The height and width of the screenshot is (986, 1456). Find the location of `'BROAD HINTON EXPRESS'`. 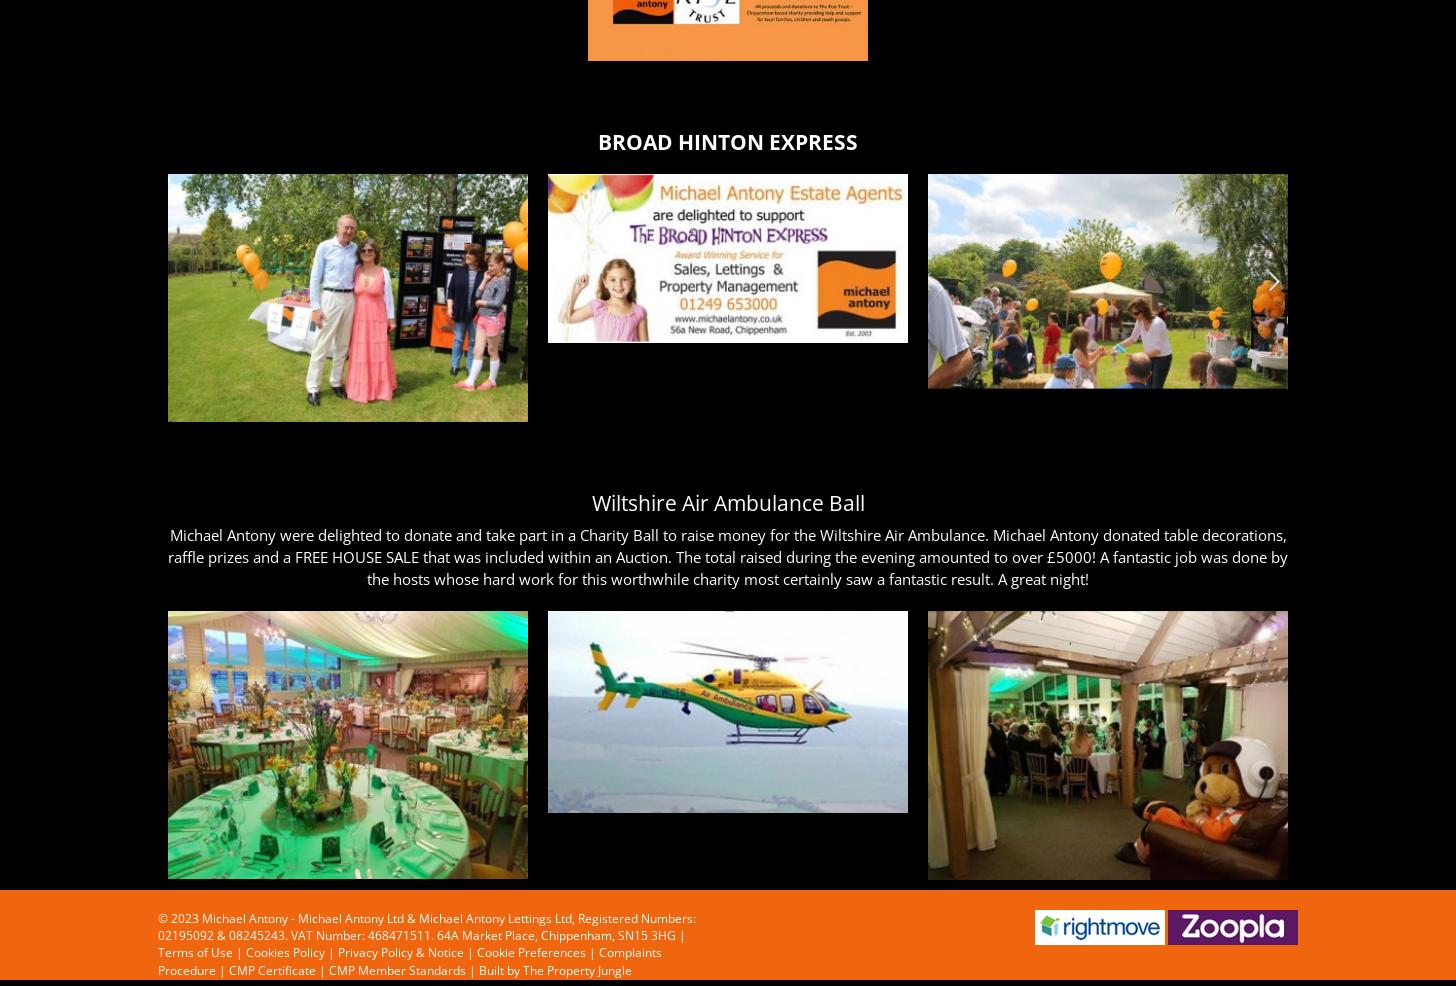

'BROAD HINTON EXPRESS' is located at coordinates (728, 140).